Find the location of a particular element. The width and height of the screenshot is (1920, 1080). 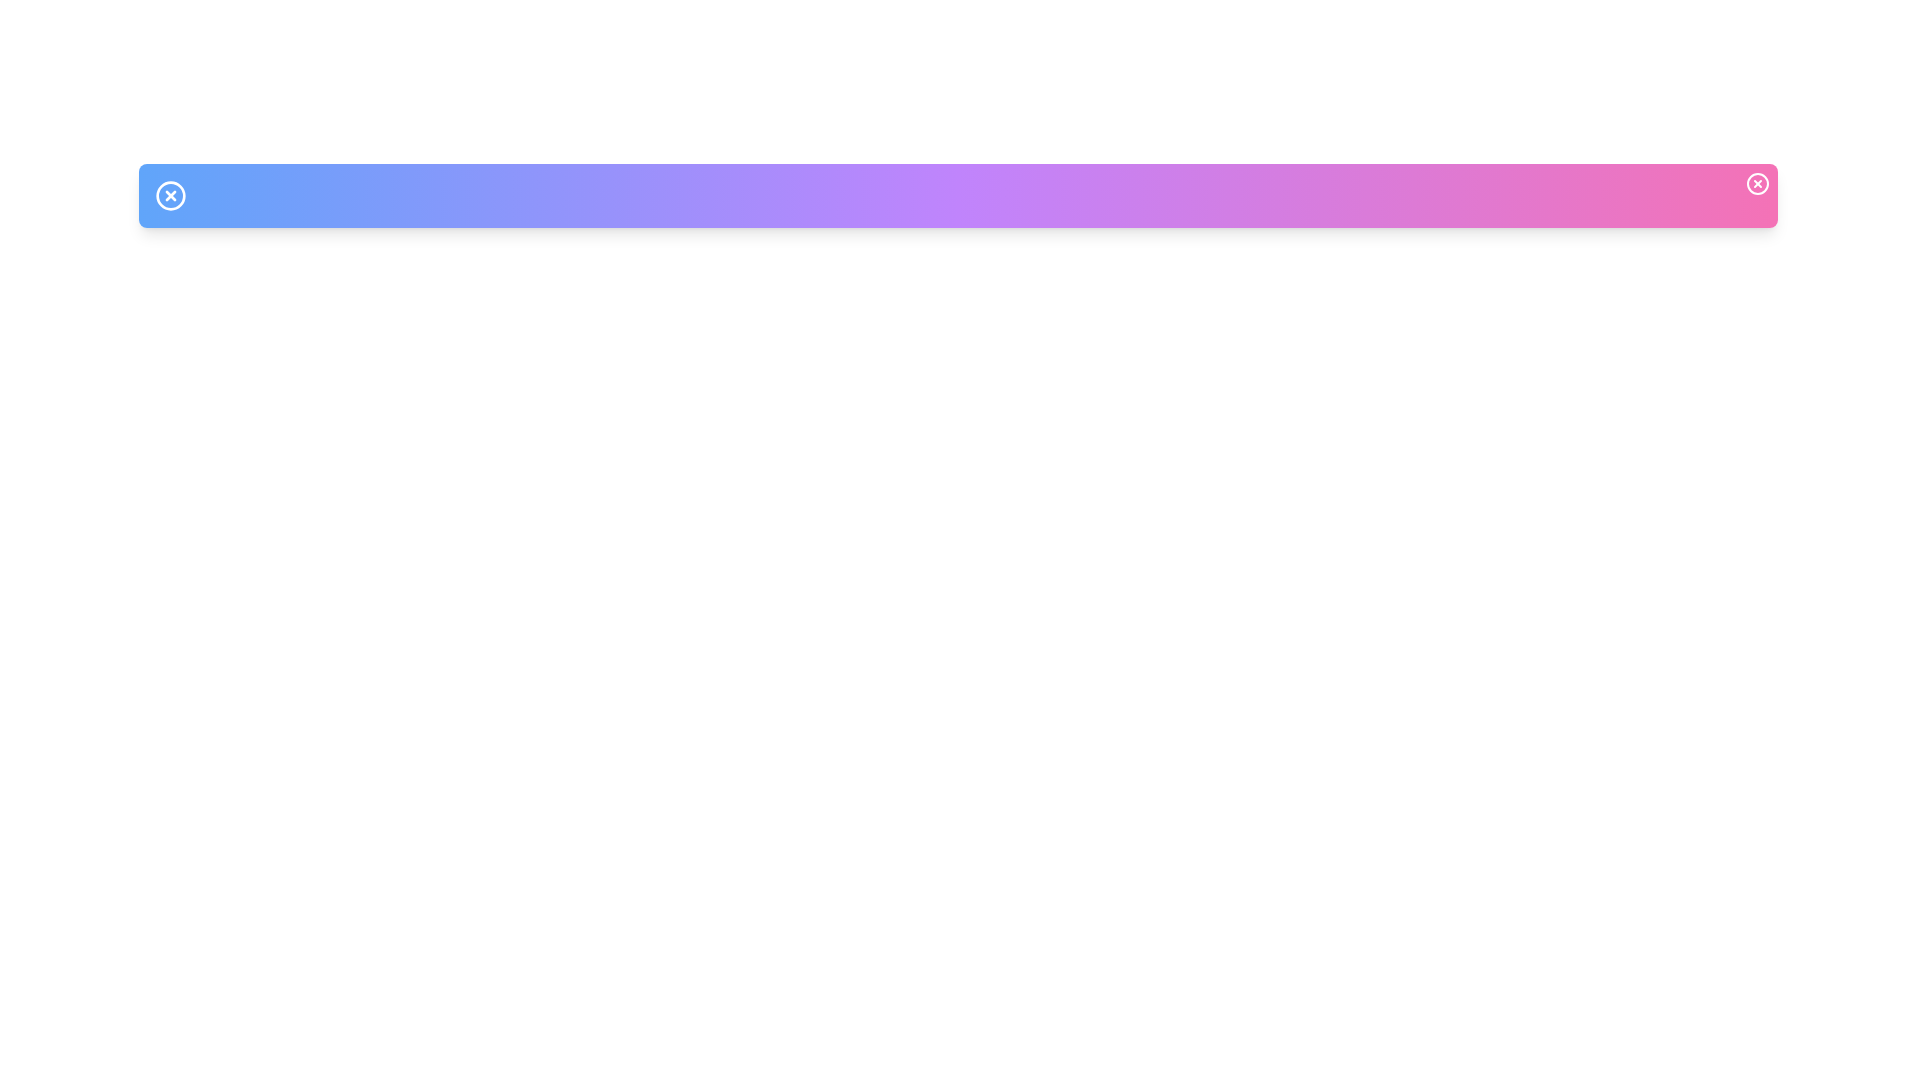

the circular outline icon located in the top-right corner of the main layout bar is located at coordinates (1756, 184).